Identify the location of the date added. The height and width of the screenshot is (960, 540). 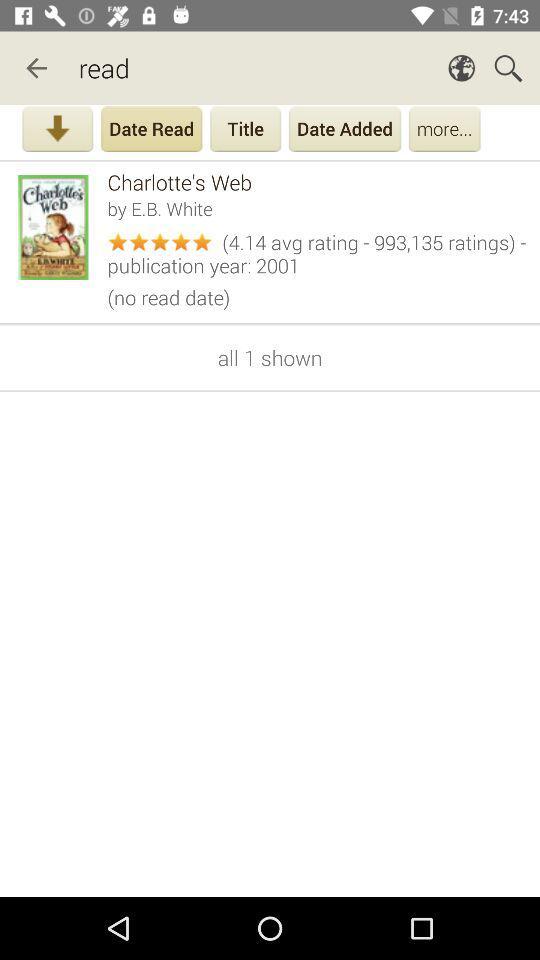
(344, 130).